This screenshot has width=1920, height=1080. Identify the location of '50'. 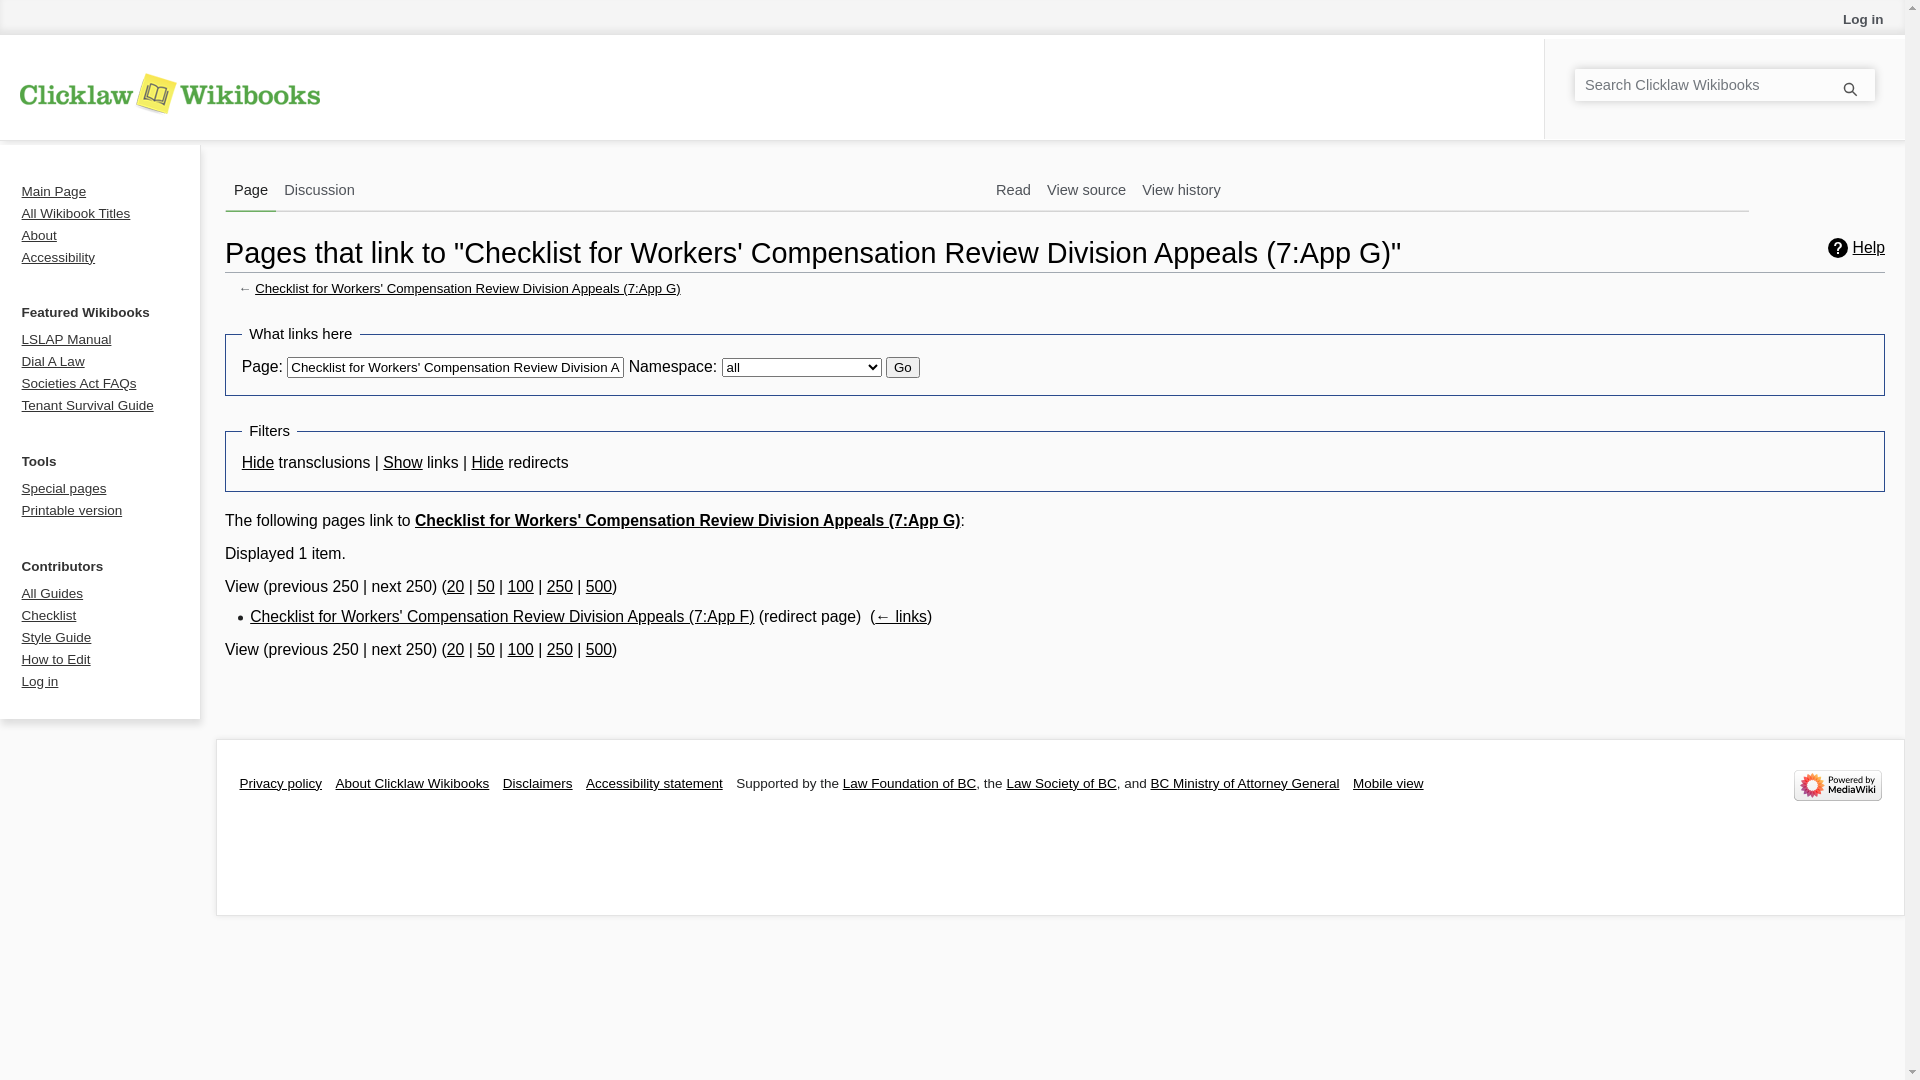
(485, 585).